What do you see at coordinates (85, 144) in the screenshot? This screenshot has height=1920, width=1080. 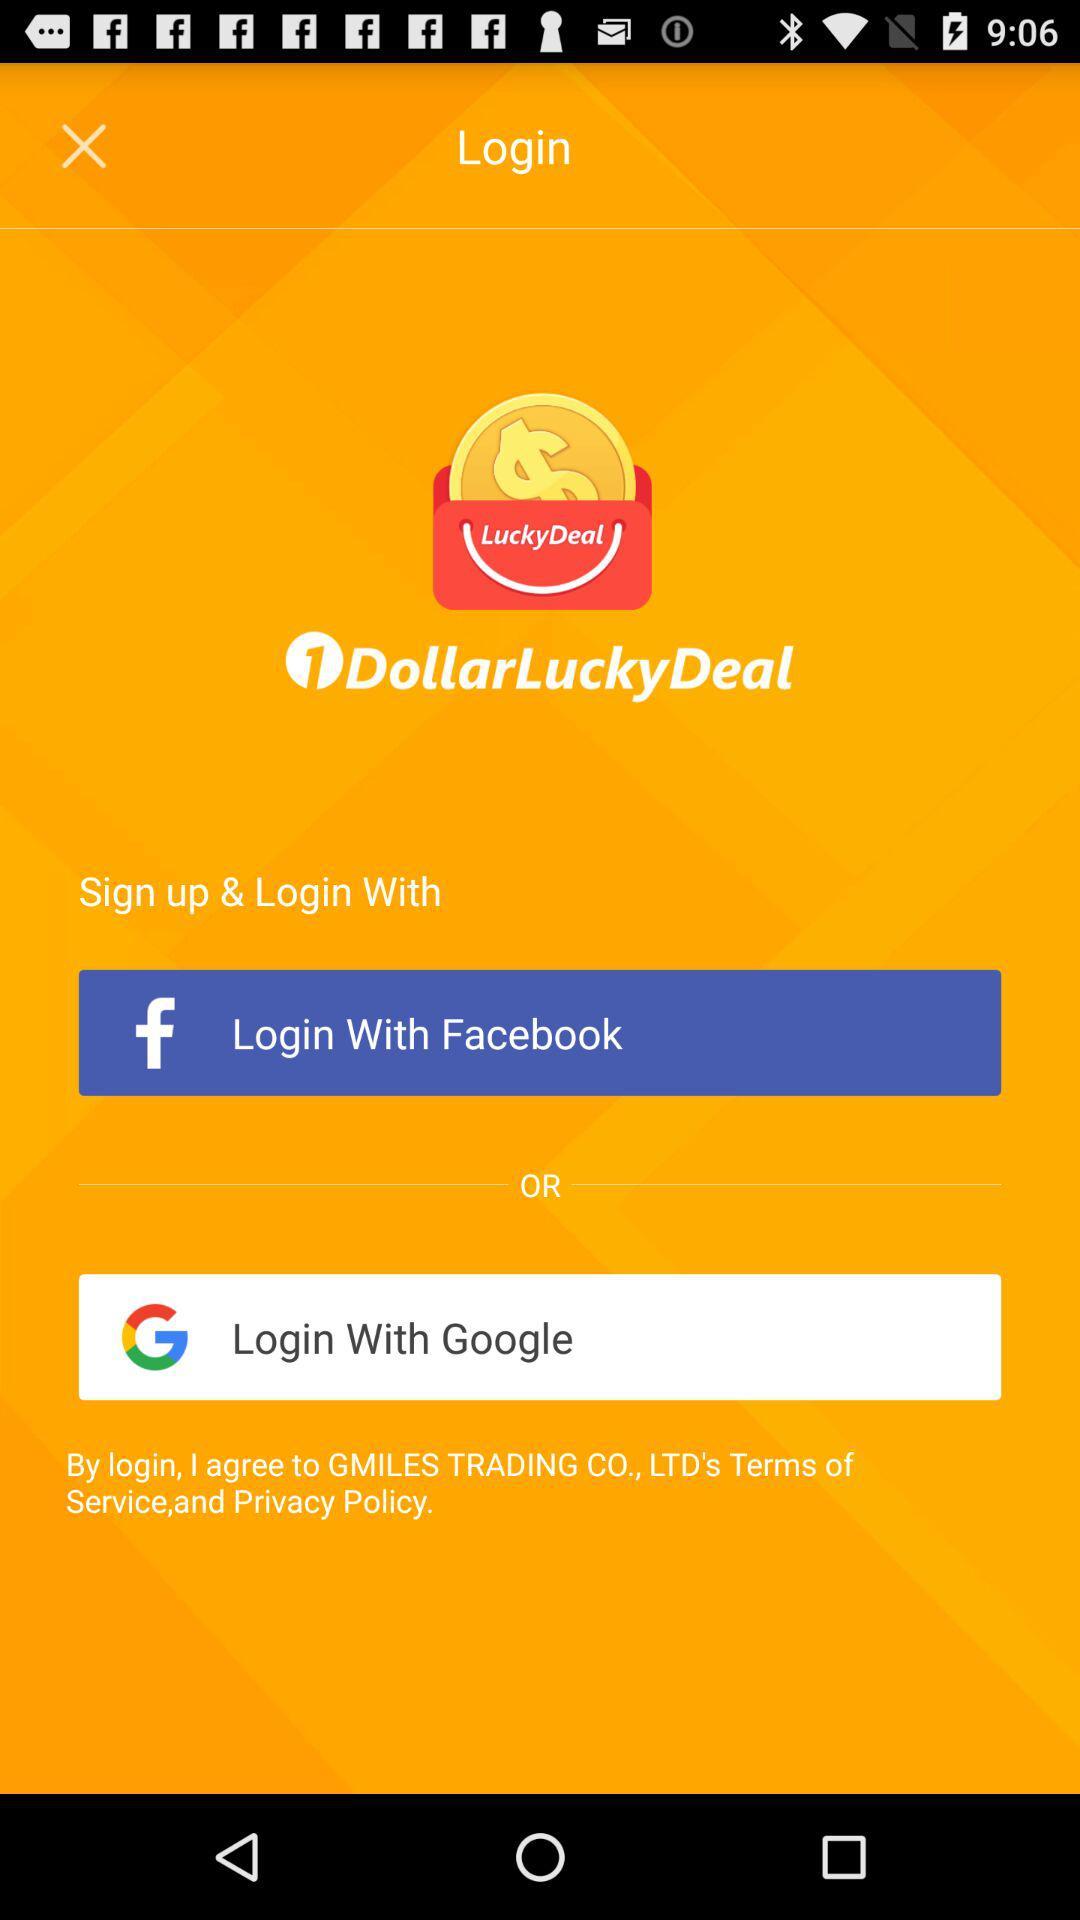 I see `the item at the top left corner` at bounding box center [85, 144].